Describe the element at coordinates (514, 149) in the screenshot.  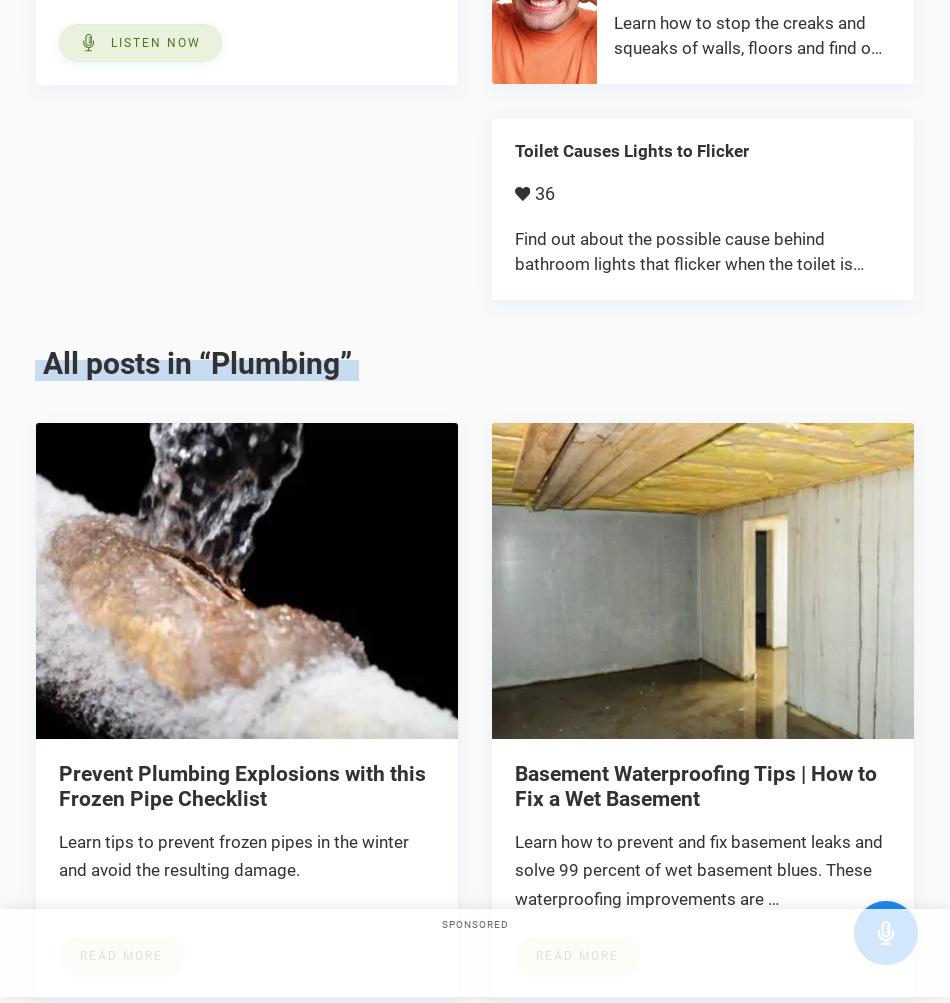
I see `'Toilet Causes Lights to Flicker'` at that location.